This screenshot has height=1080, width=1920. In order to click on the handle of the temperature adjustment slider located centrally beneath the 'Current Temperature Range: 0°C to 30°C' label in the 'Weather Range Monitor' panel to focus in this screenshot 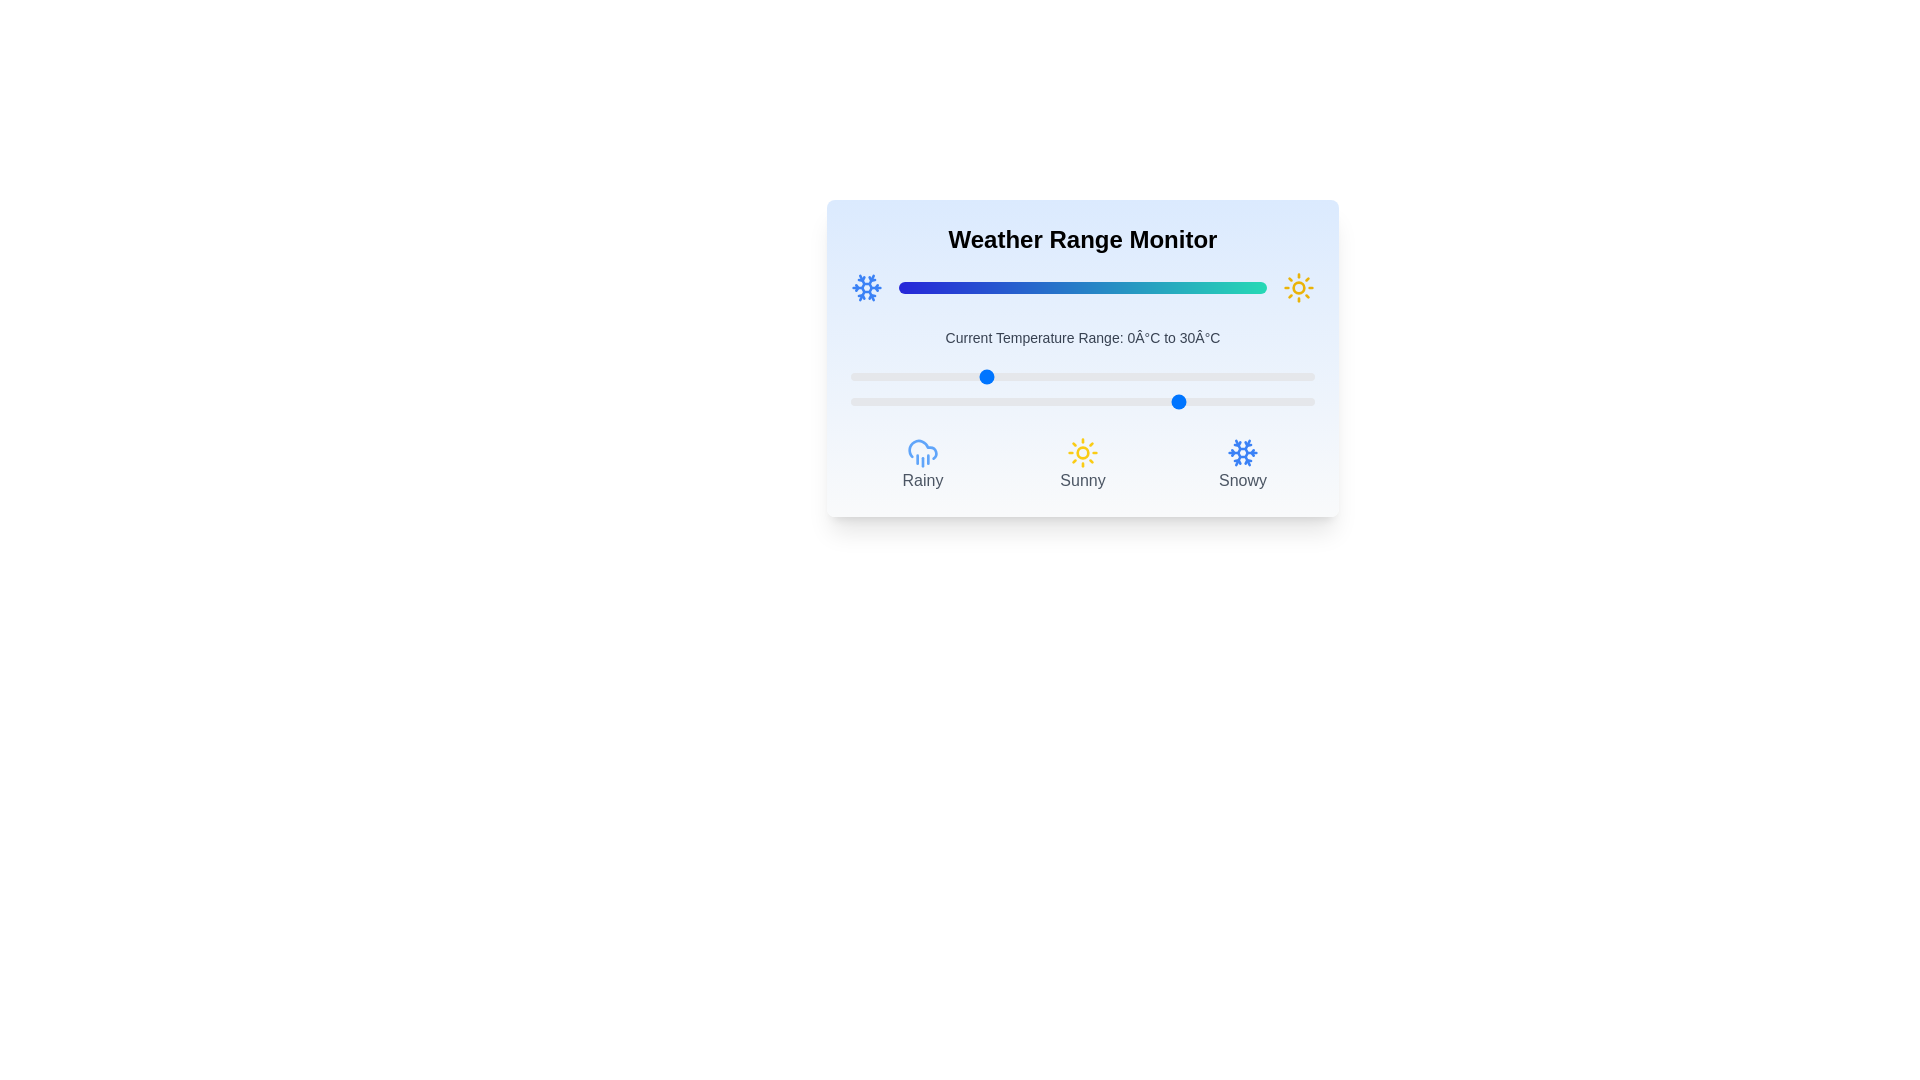, I will do `click(1082, 377)`.